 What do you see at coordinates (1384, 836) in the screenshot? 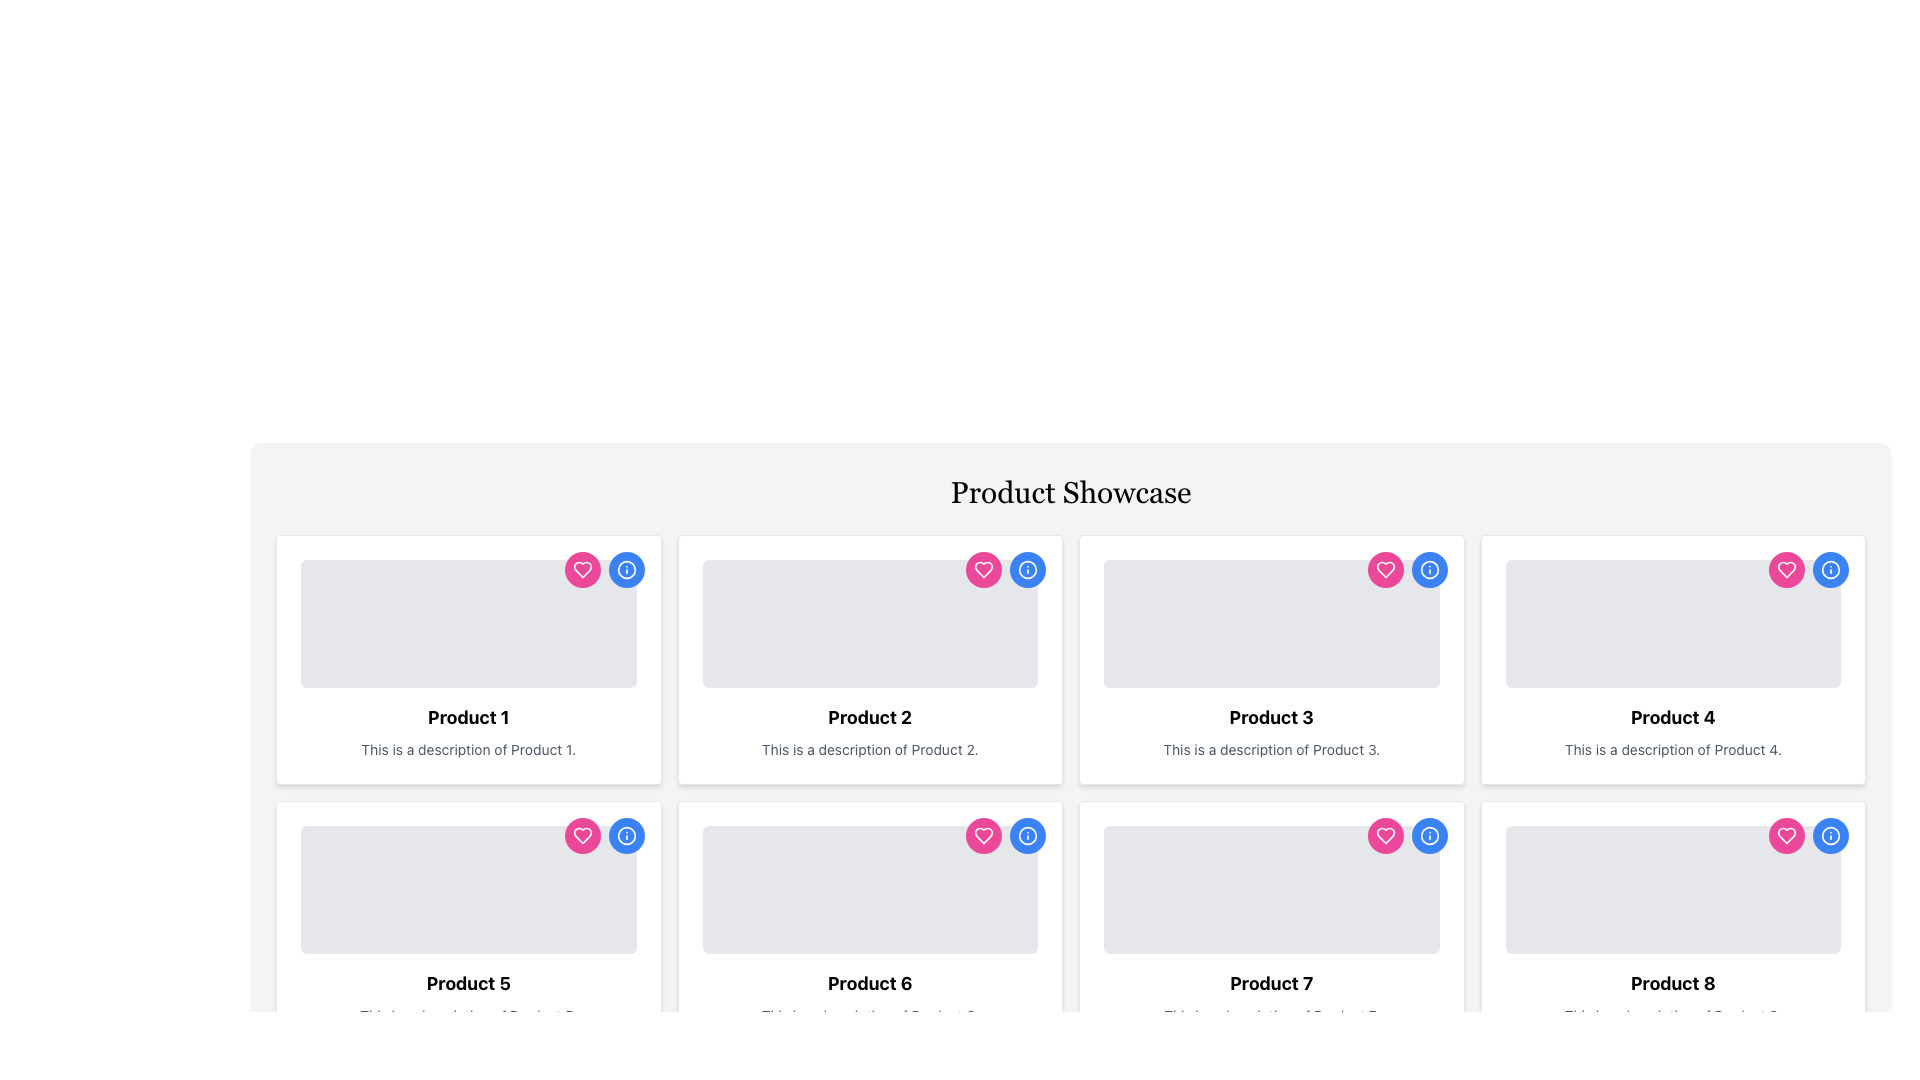
I see `the pink heart icon located at the top-right corner of the 'Product 3' card` at bounding box center [1384, 836].